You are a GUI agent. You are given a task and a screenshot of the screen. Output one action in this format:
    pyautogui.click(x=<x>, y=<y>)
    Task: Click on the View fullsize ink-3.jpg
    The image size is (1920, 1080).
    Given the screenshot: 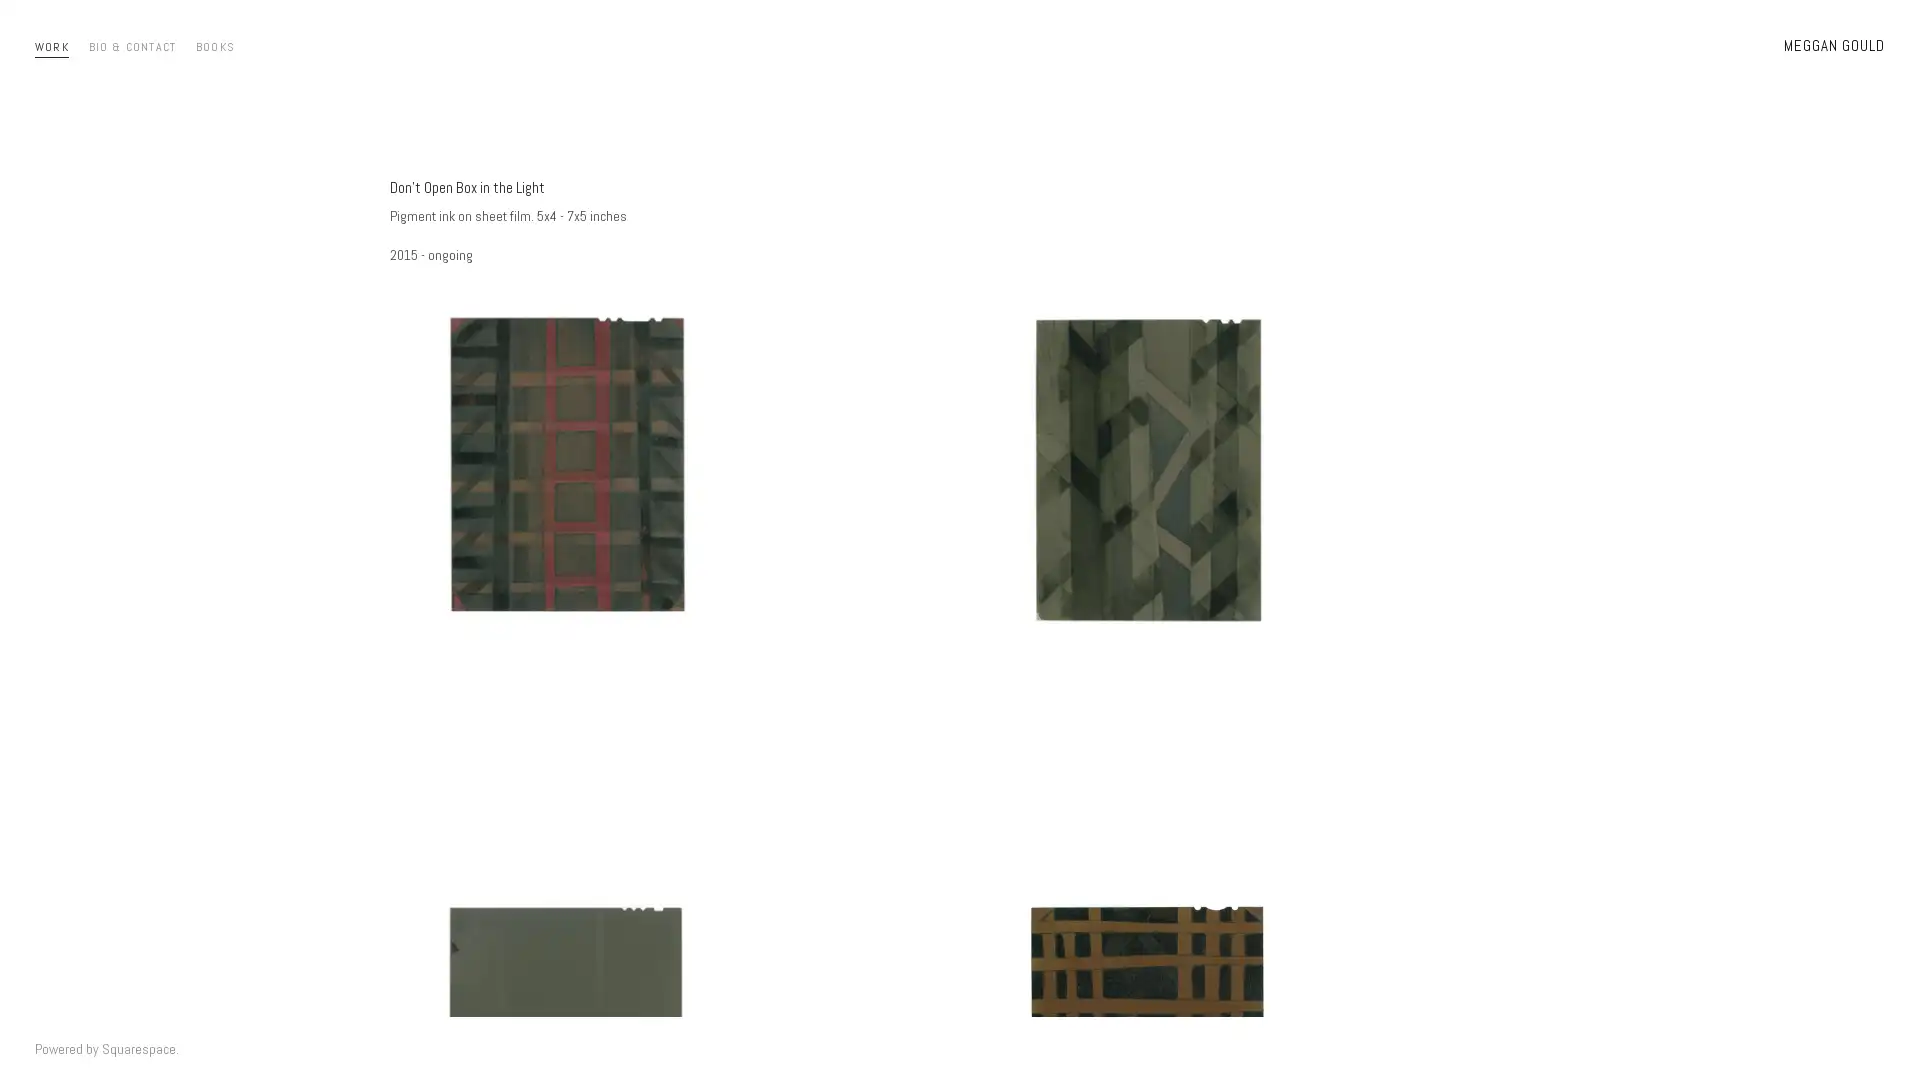 What is the action you would take?
    pyautogui.click(x=1248, y=570)
    